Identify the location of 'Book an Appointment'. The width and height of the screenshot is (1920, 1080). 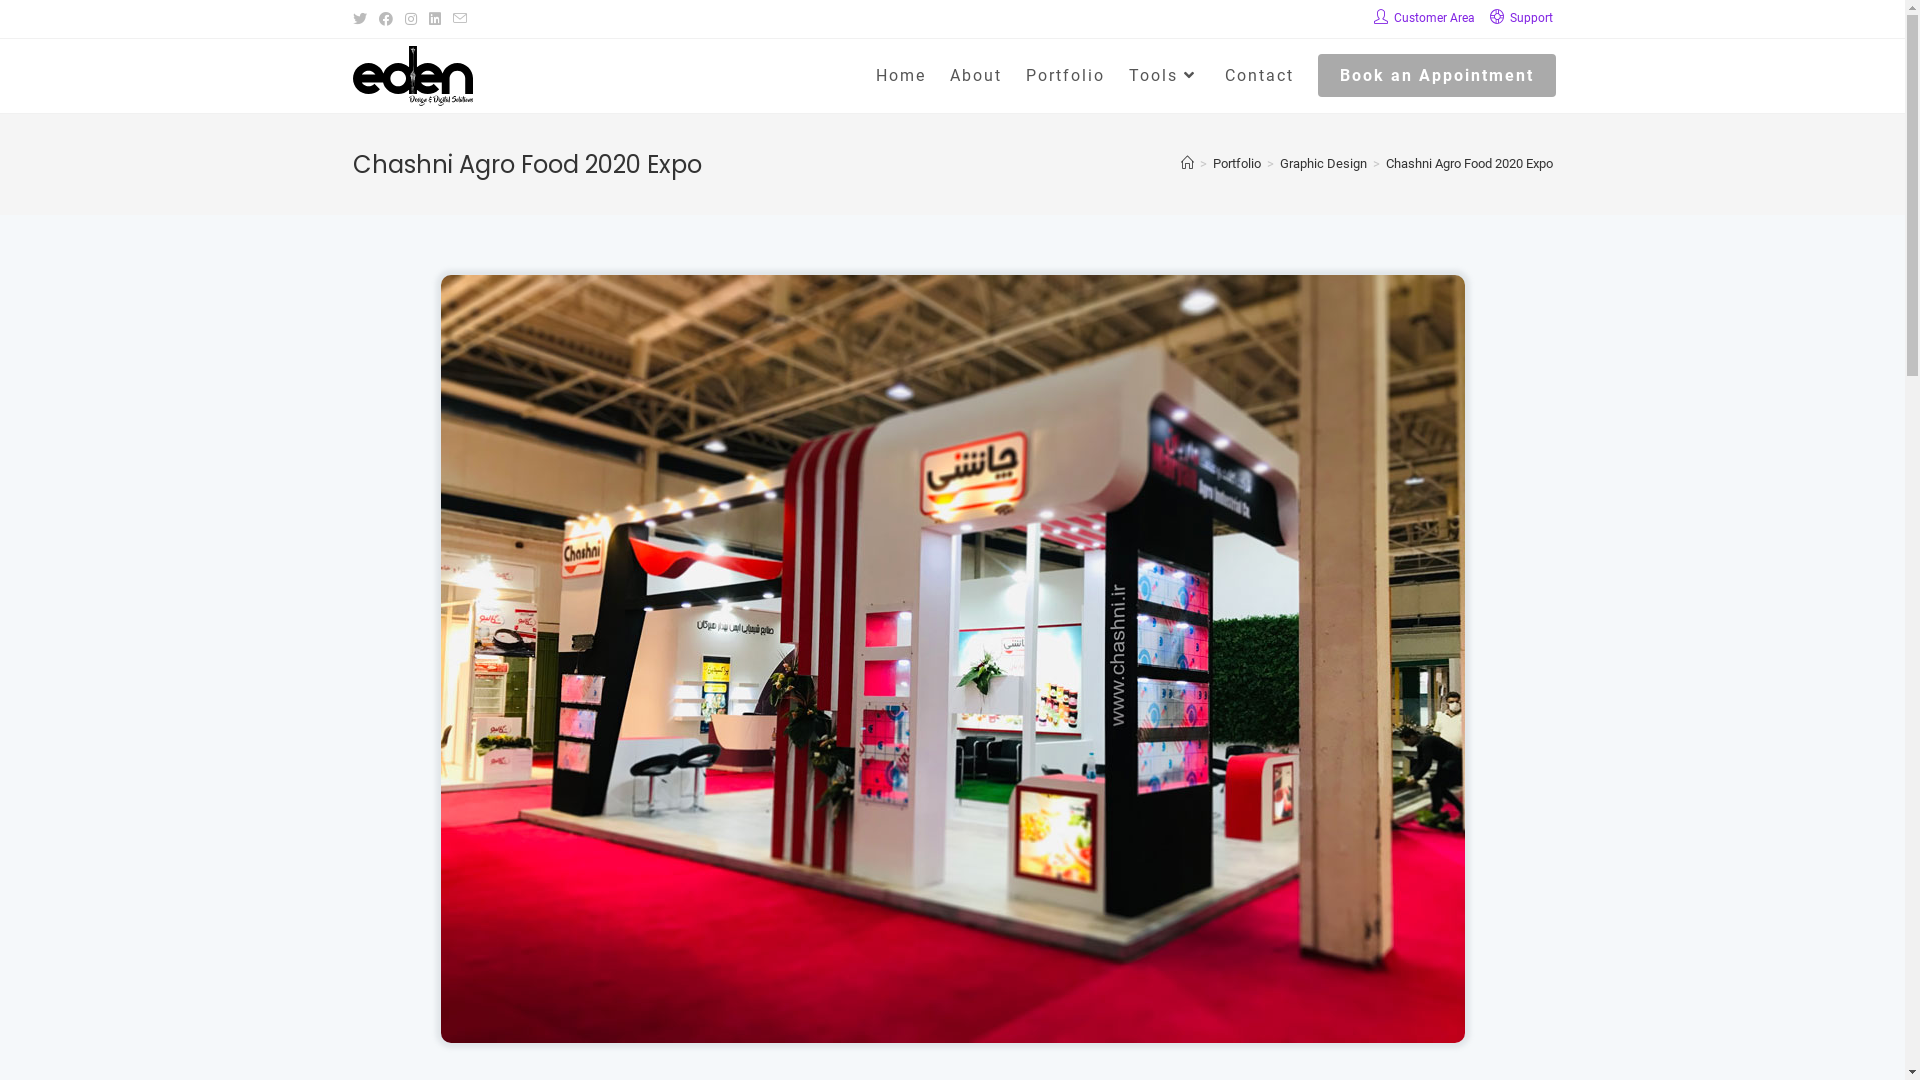
(1435, 75).